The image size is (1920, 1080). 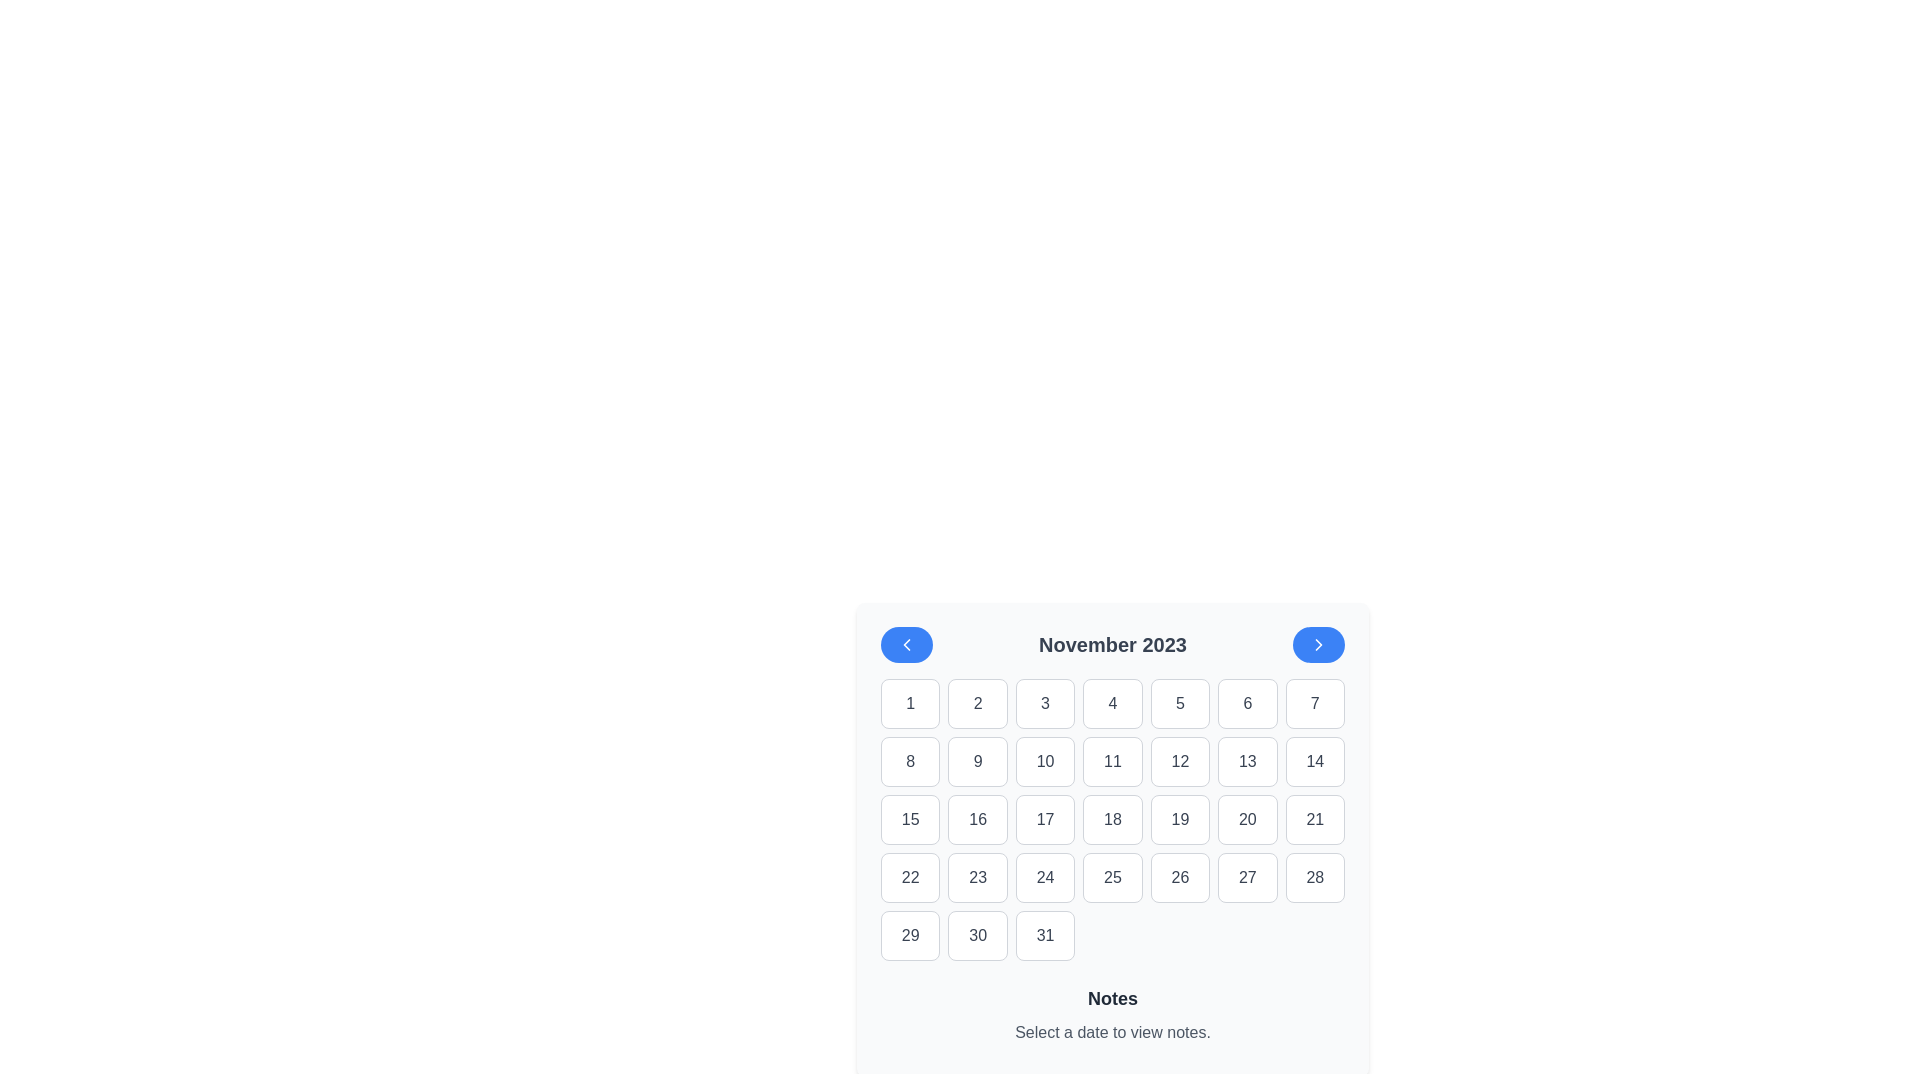 I want to click on the button representing the date '18th' in the November 2023 calendar, so click(x=1112, y=820).